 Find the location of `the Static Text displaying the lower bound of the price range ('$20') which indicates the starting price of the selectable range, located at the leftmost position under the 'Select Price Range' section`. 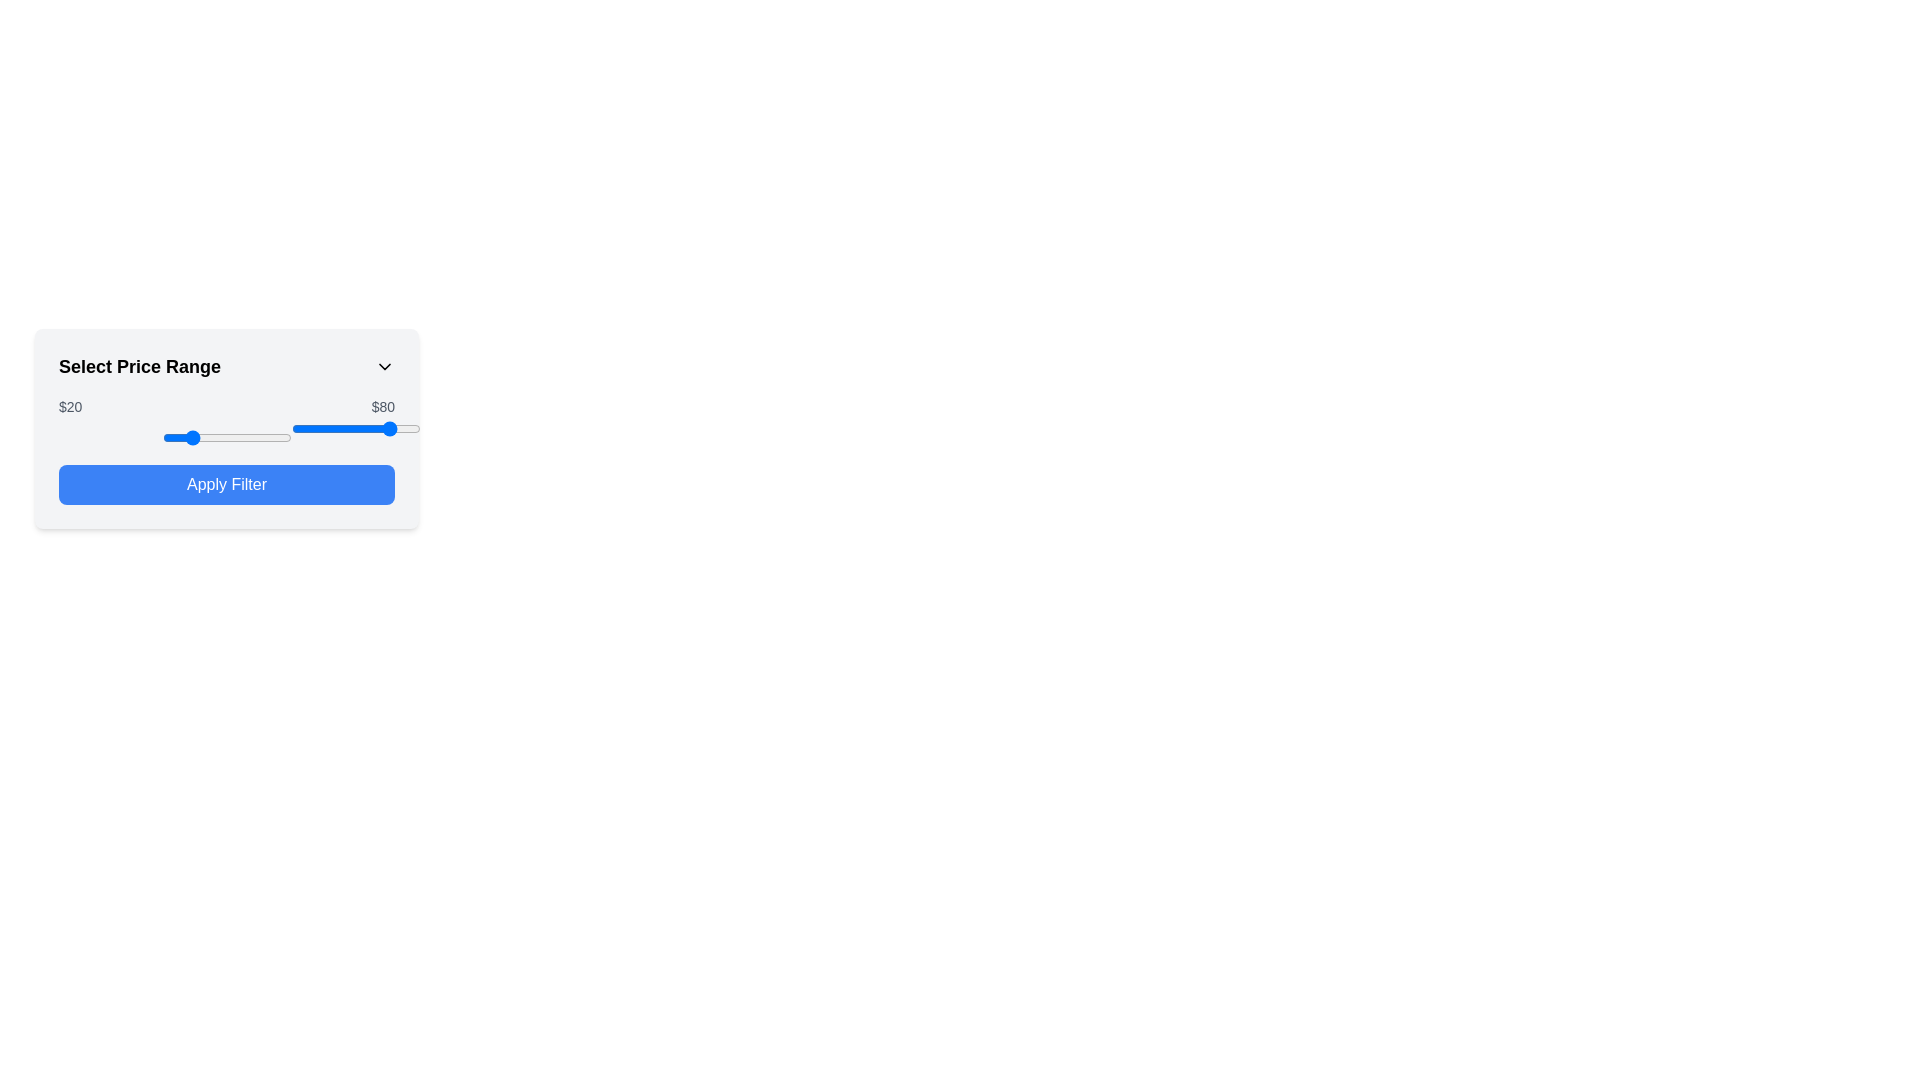

the Static Text displaying the lower bound of the price range ('$20') which indicates the starting price of the selectable range, located at the leftmost position under the 'Select Price Range' section is located at coordinates (70, 406).